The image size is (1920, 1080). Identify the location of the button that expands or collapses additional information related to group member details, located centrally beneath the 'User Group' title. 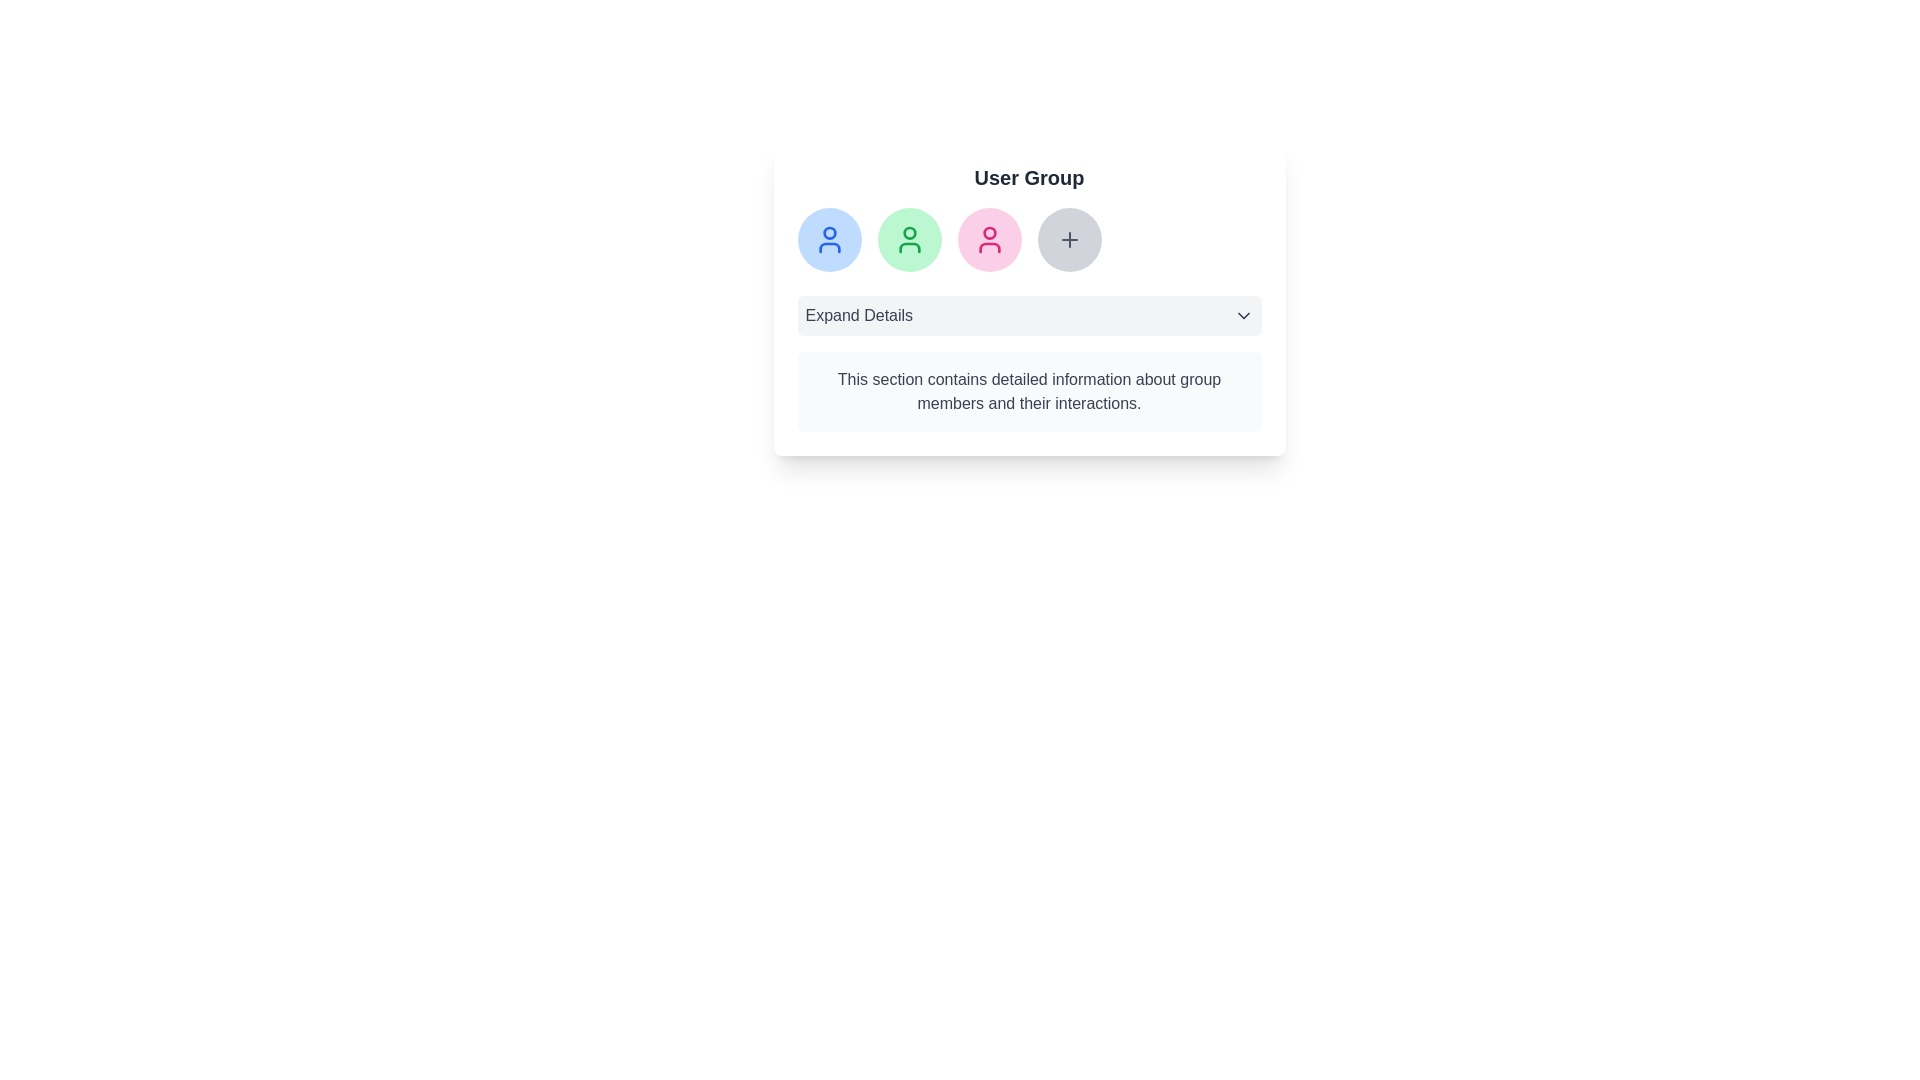
(1029, 315).